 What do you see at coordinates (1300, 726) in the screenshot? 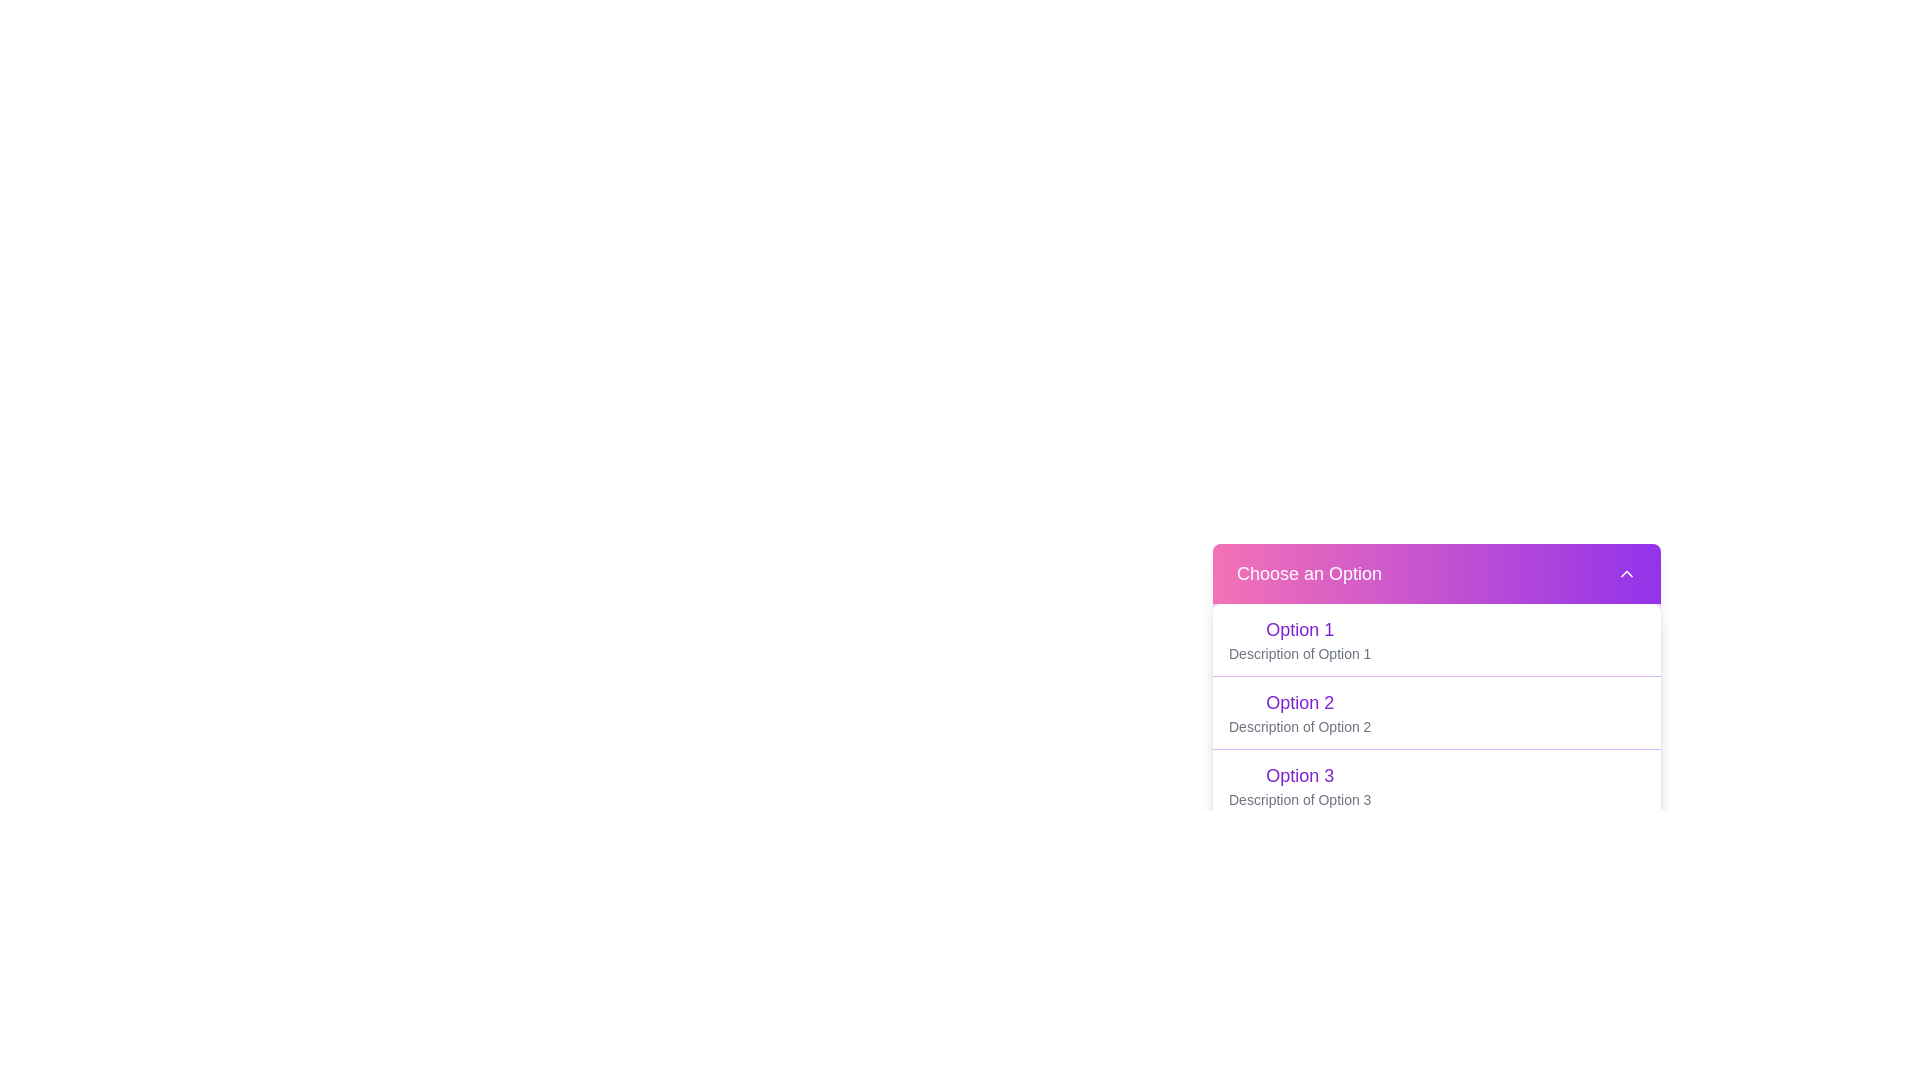
I see `text label that contains 'Description of Option 2', which is styled in a small gray font and located beneath the title 'Option 2' in the dropdown list` at bounding box center [1300, 726].